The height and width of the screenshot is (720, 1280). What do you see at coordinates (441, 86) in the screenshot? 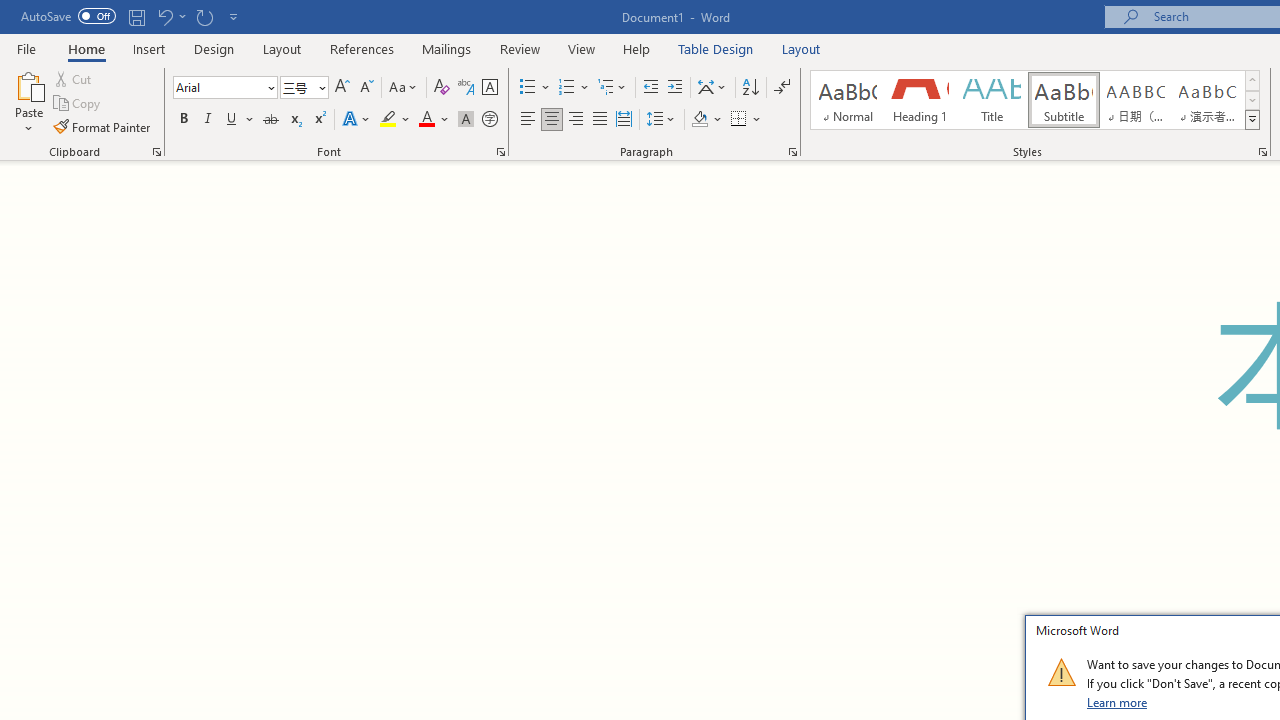
I see `'Clear Formatting'` at bounding box center [441, 86].